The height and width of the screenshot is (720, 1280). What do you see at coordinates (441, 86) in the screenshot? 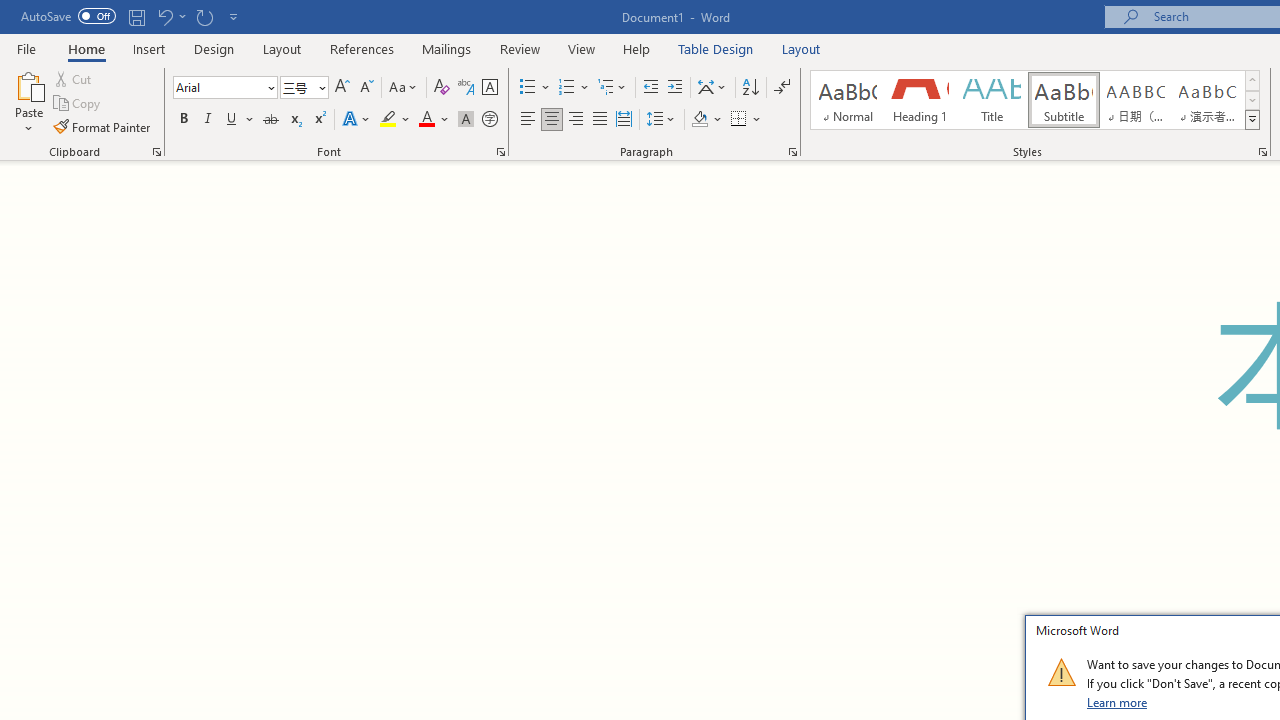
I see `'Clear Formatting'` at bounding box center [441, 86].